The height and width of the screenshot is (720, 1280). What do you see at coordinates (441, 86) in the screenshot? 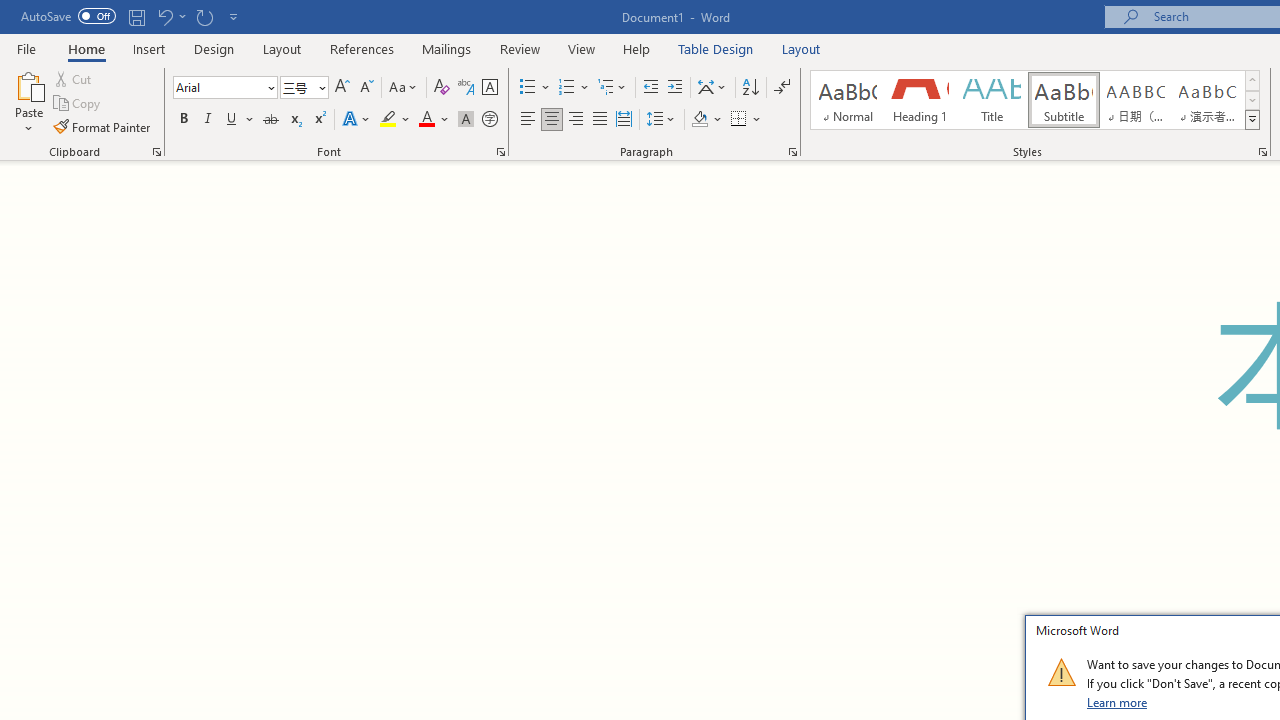
I see `'Clear Formatting'` at bounding box center [441, 86].